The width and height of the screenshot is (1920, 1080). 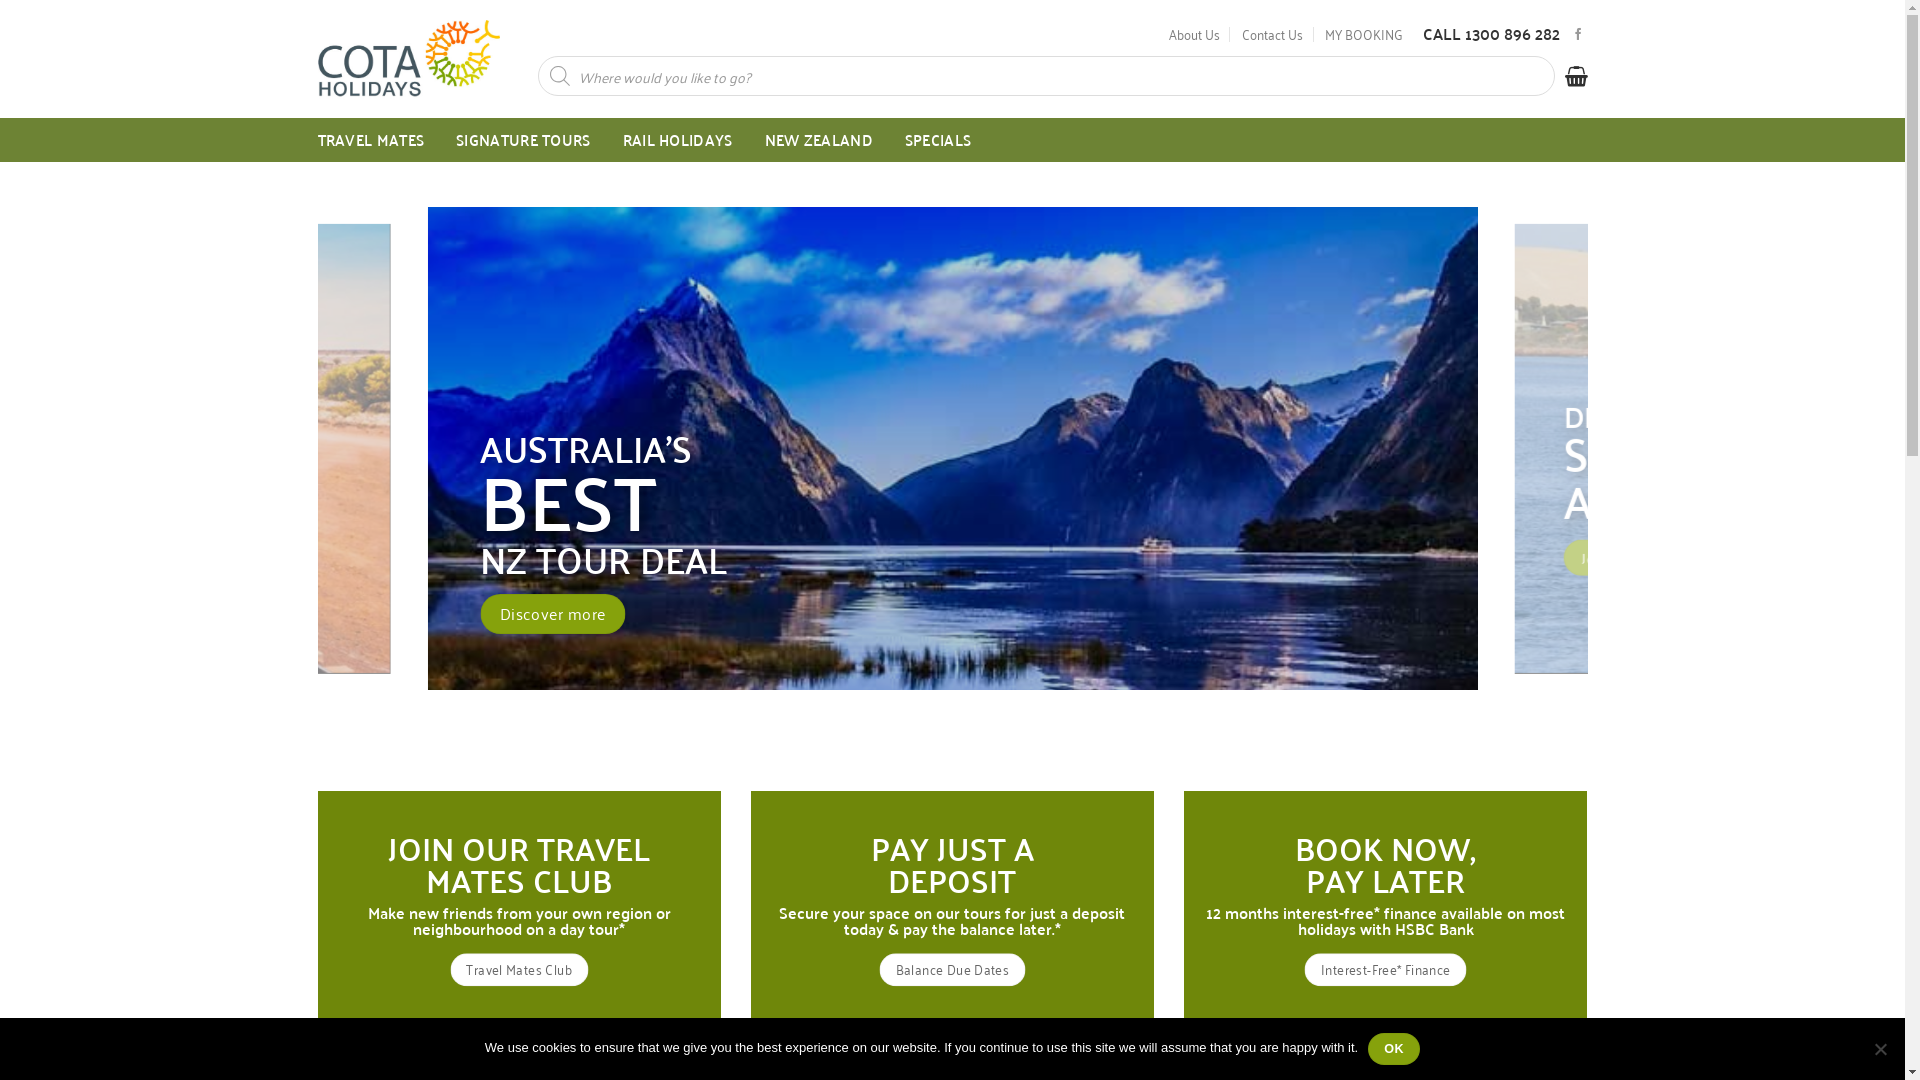 I want to click on 'Travel Mates Club', so click(x=518, y=968).